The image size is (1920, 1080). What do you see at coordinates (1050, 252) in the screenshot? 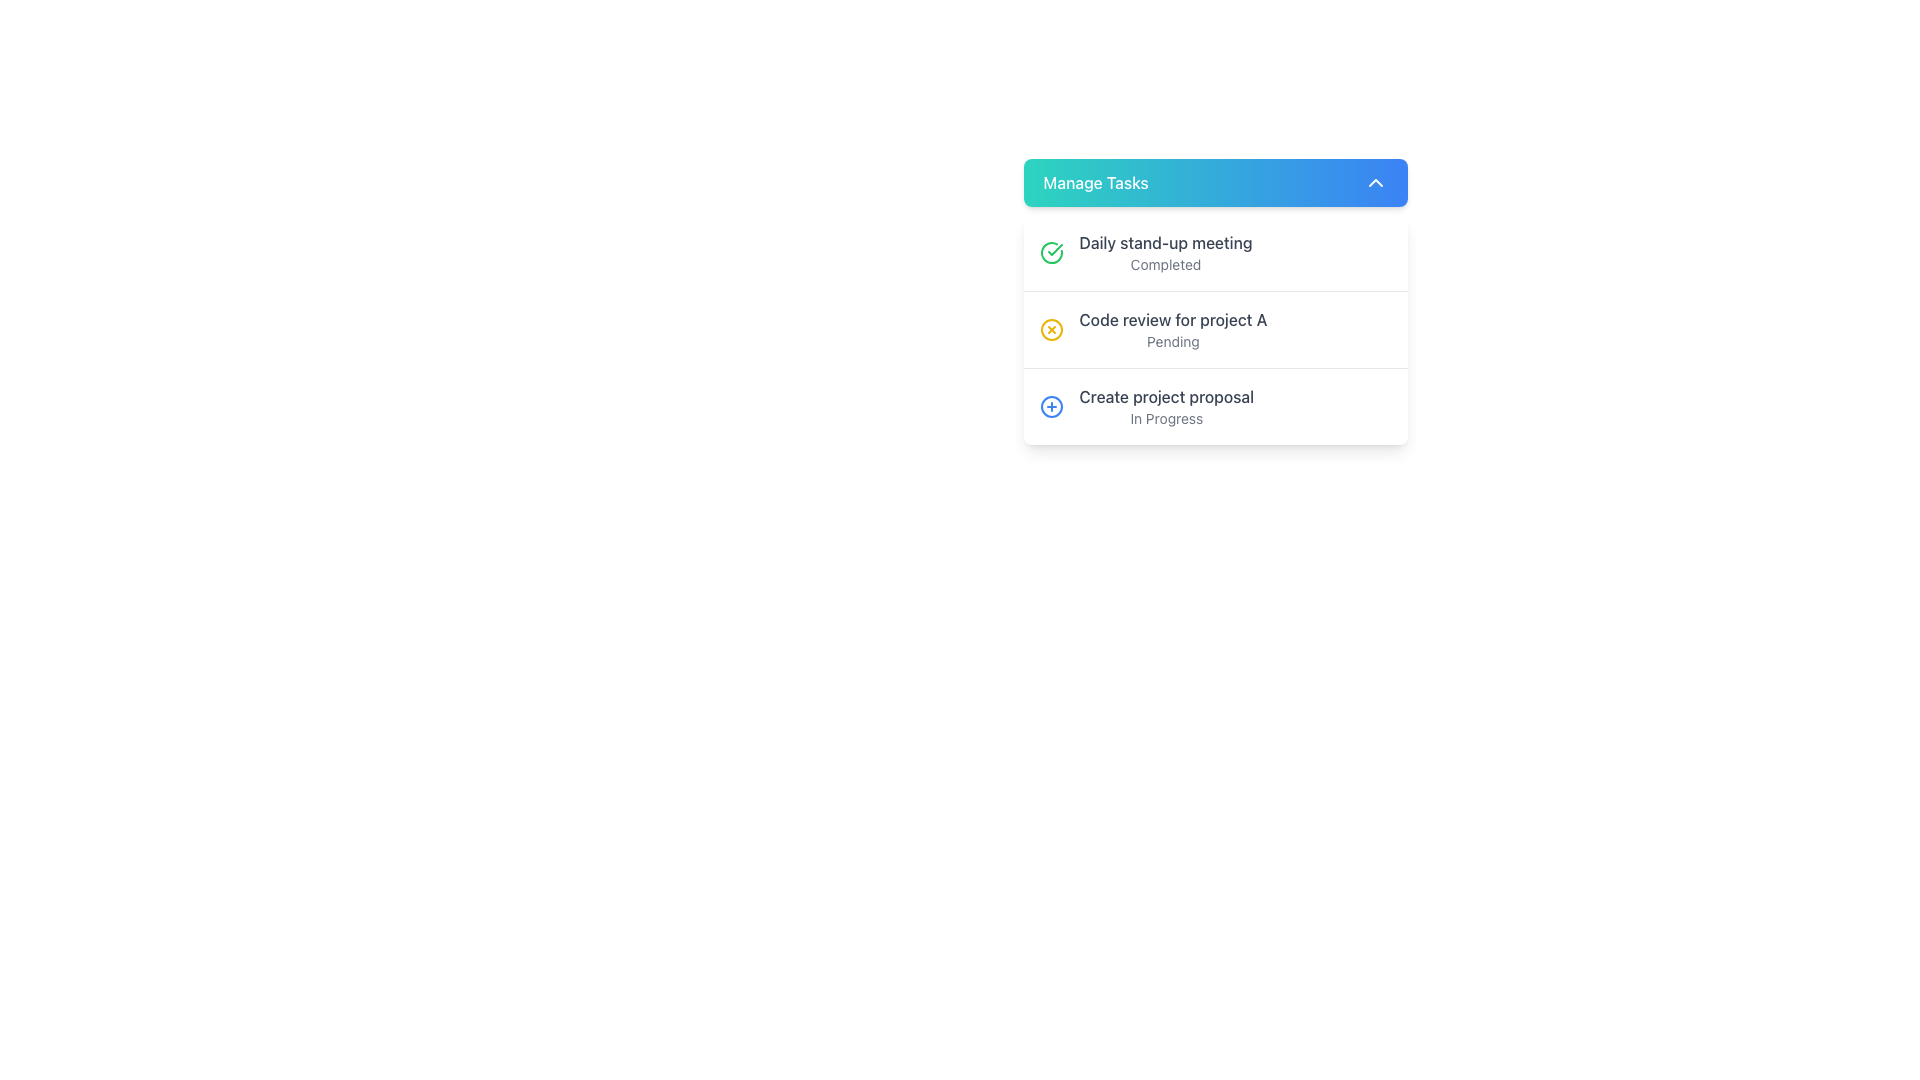
I see `the Status Indicator Icon, which is a green circular icon with a checkmark symbol inside, indicating a completed status for the task 'Daily stand-up meeting'` at bounding box center [1050, 252].